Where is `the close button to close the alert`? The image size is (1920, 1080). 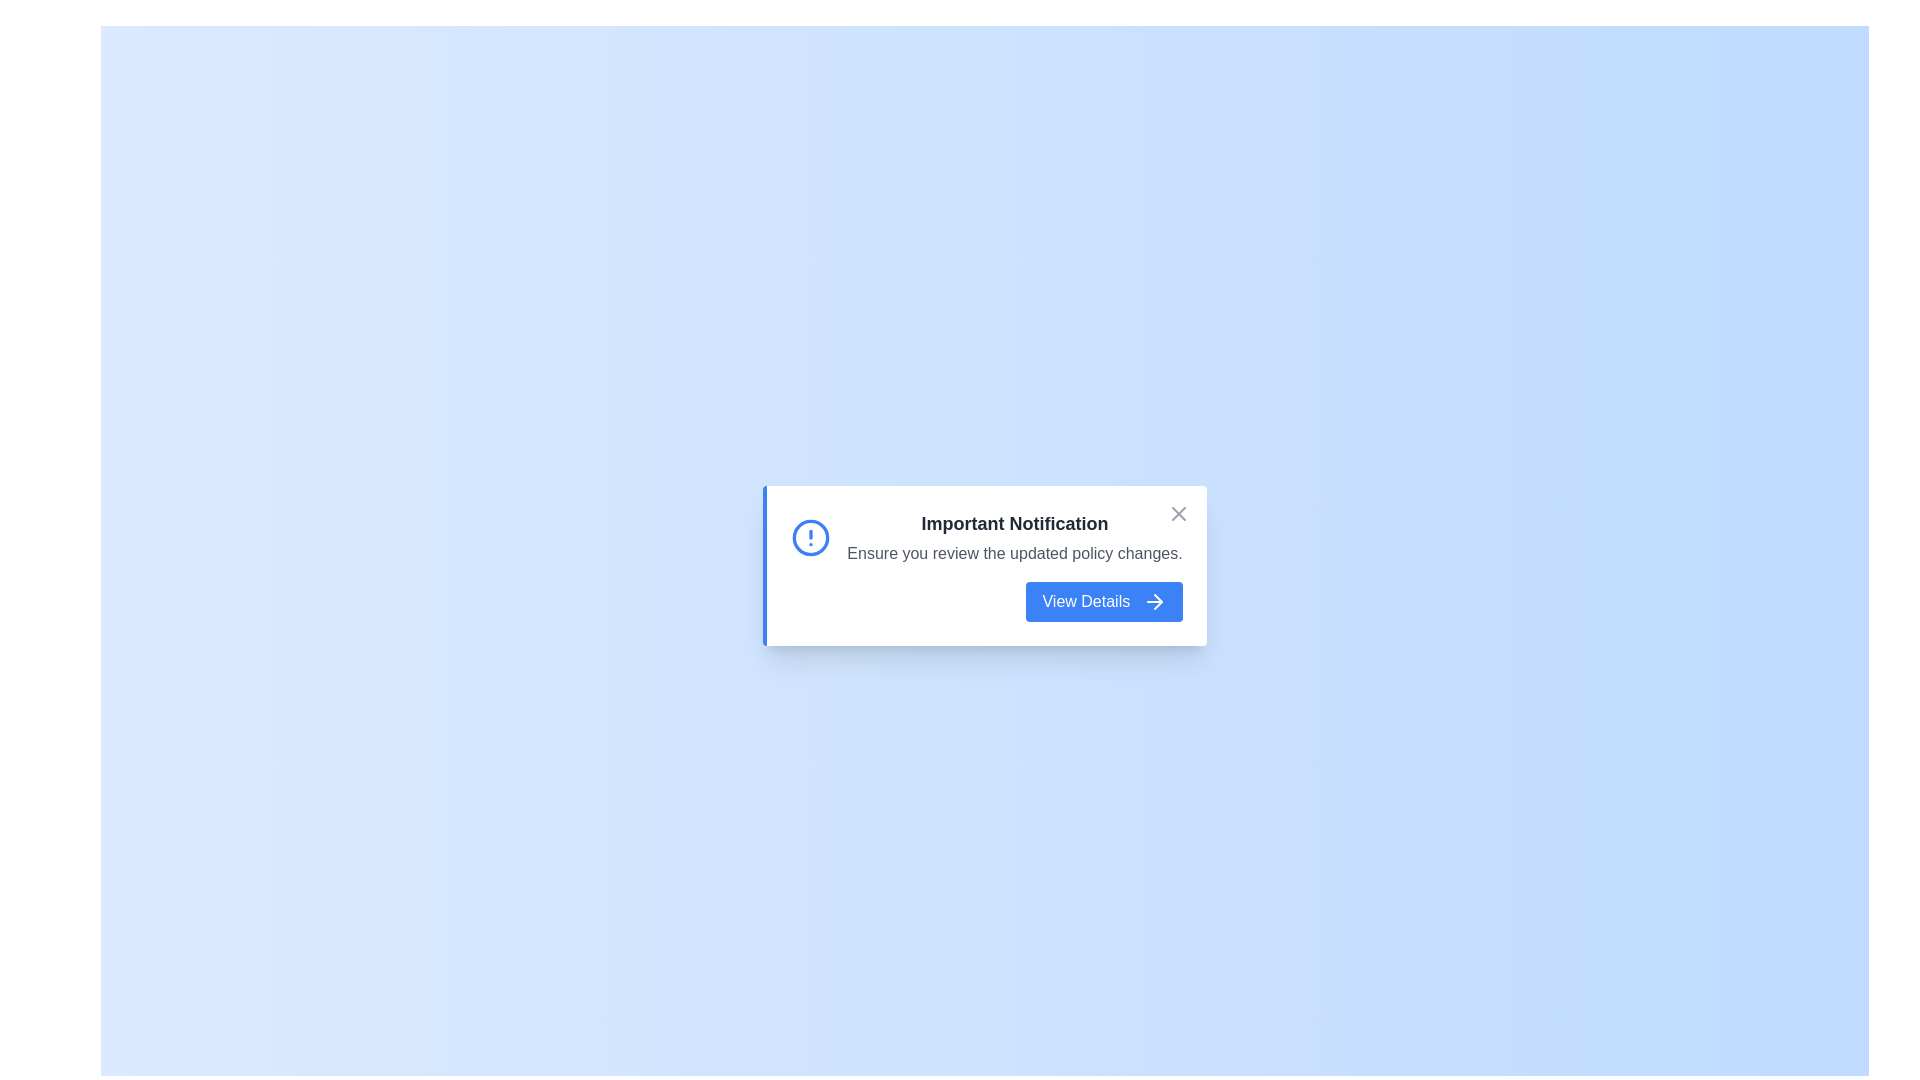 the close button to close the alert is located at coordinates (1178, 512).